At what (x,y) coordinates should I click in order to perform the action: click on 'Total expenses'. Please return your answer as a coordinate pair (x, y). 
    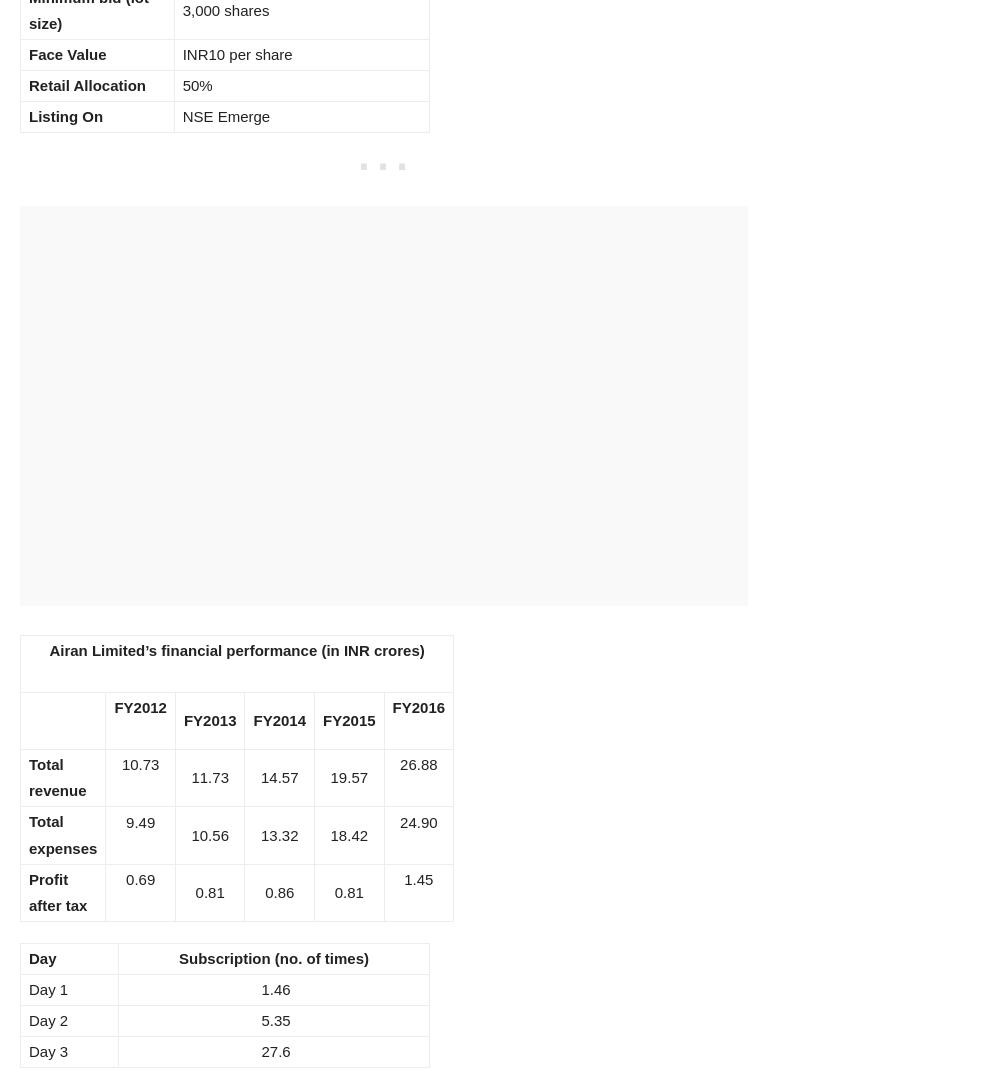
    Looking at the image, I should click on (62, 834).